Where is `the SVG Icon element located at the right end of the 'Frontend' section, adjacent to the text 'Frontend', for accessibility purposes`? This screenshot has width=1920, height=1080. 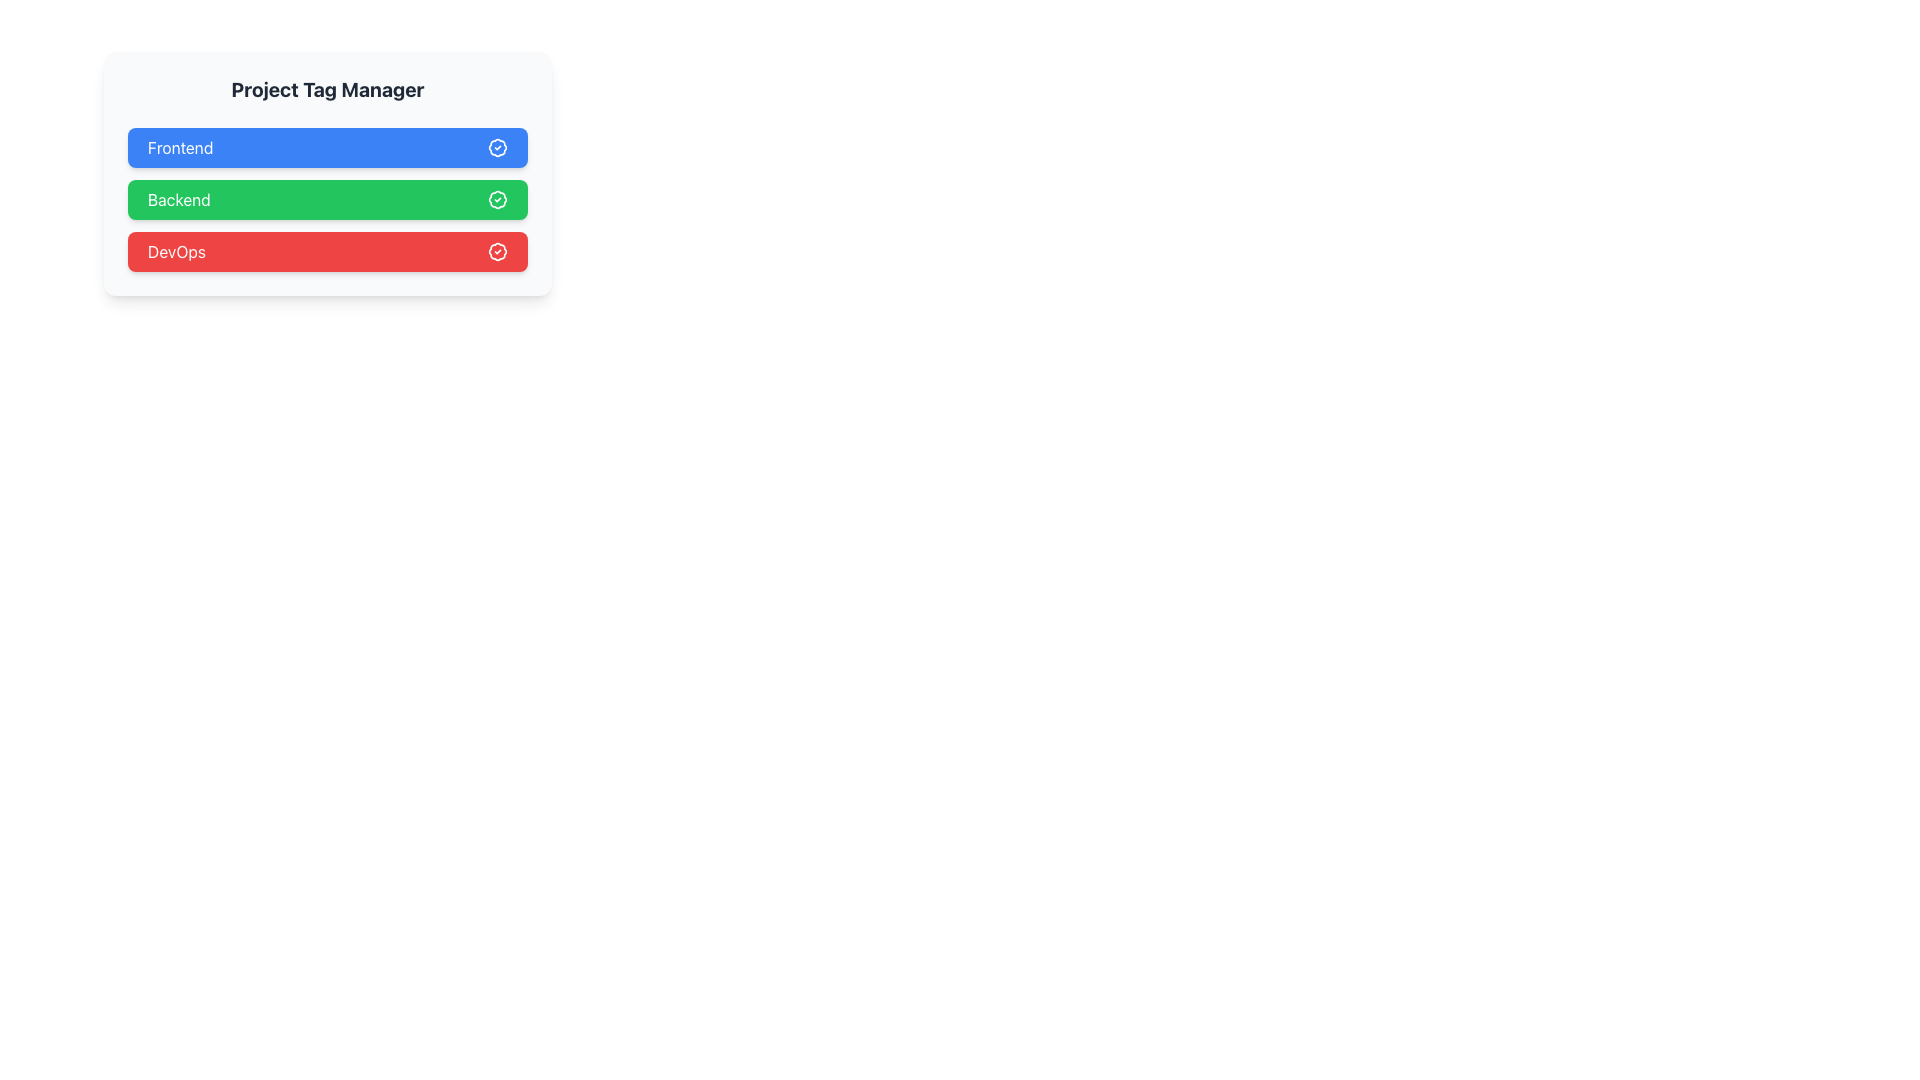
the SVG Icon element located at the right end of the 'Frontend' section, adjacent to the text 'Frontend', for accessibility purposes is located at coordinates (498, 146).